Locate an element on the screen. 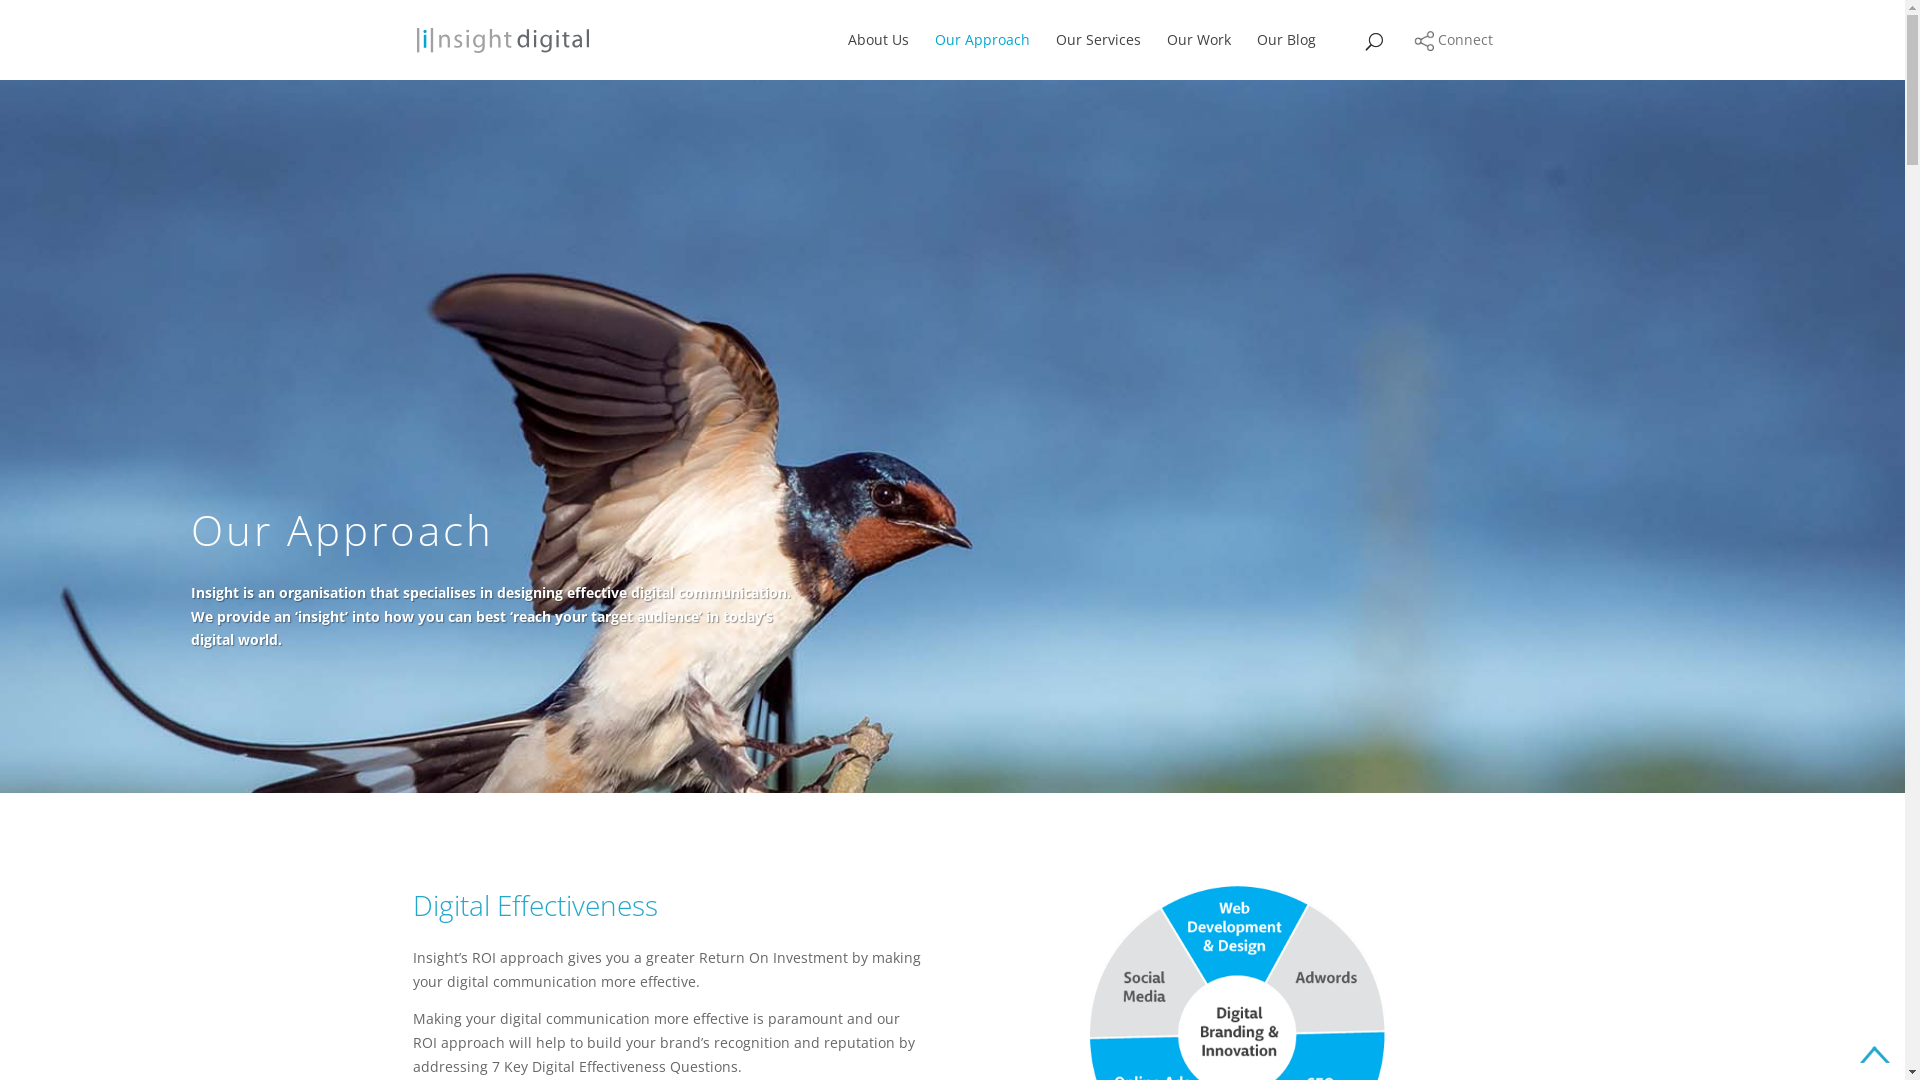  'Our Approach' is located at coordinates (981, 55).